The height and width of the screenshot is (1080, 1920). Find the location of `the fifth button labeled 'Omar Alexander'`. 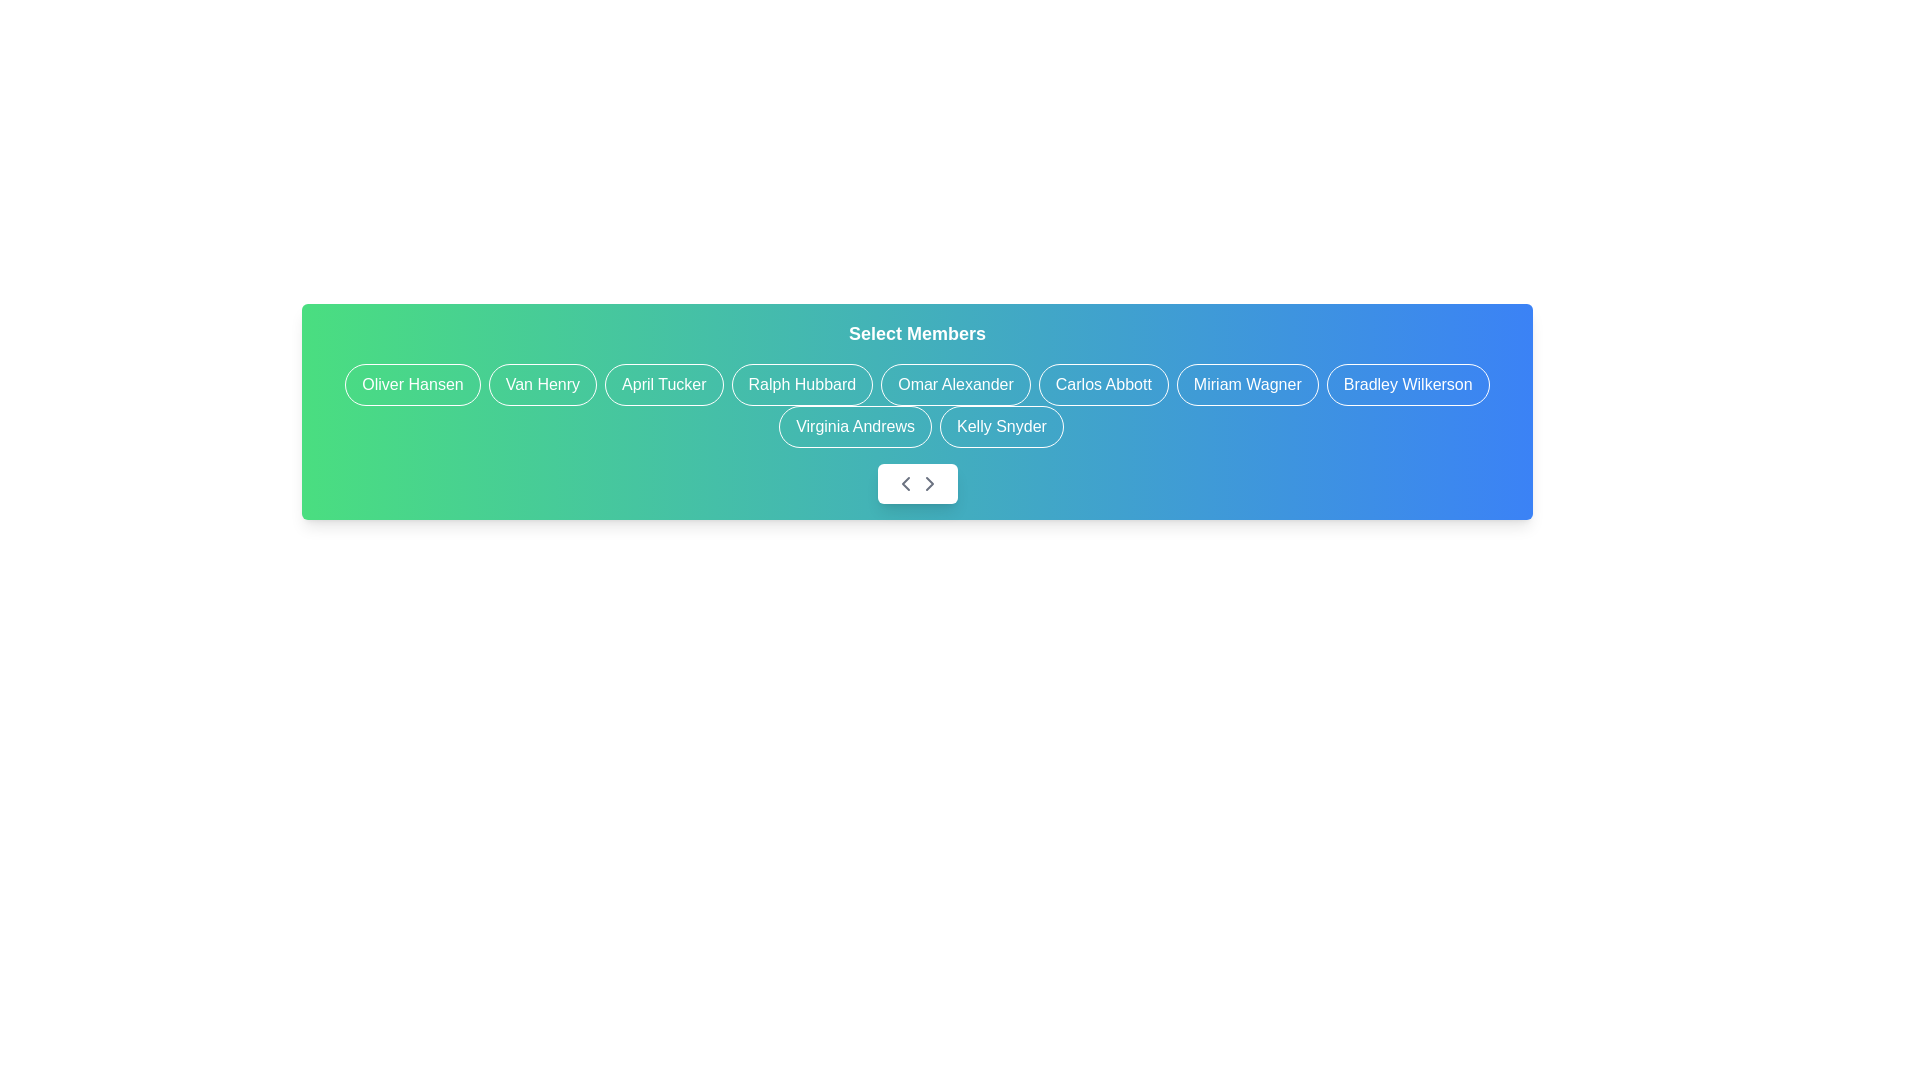

the fifth button labeled 'Omar Alexander' is located at coordinates (954, 385).